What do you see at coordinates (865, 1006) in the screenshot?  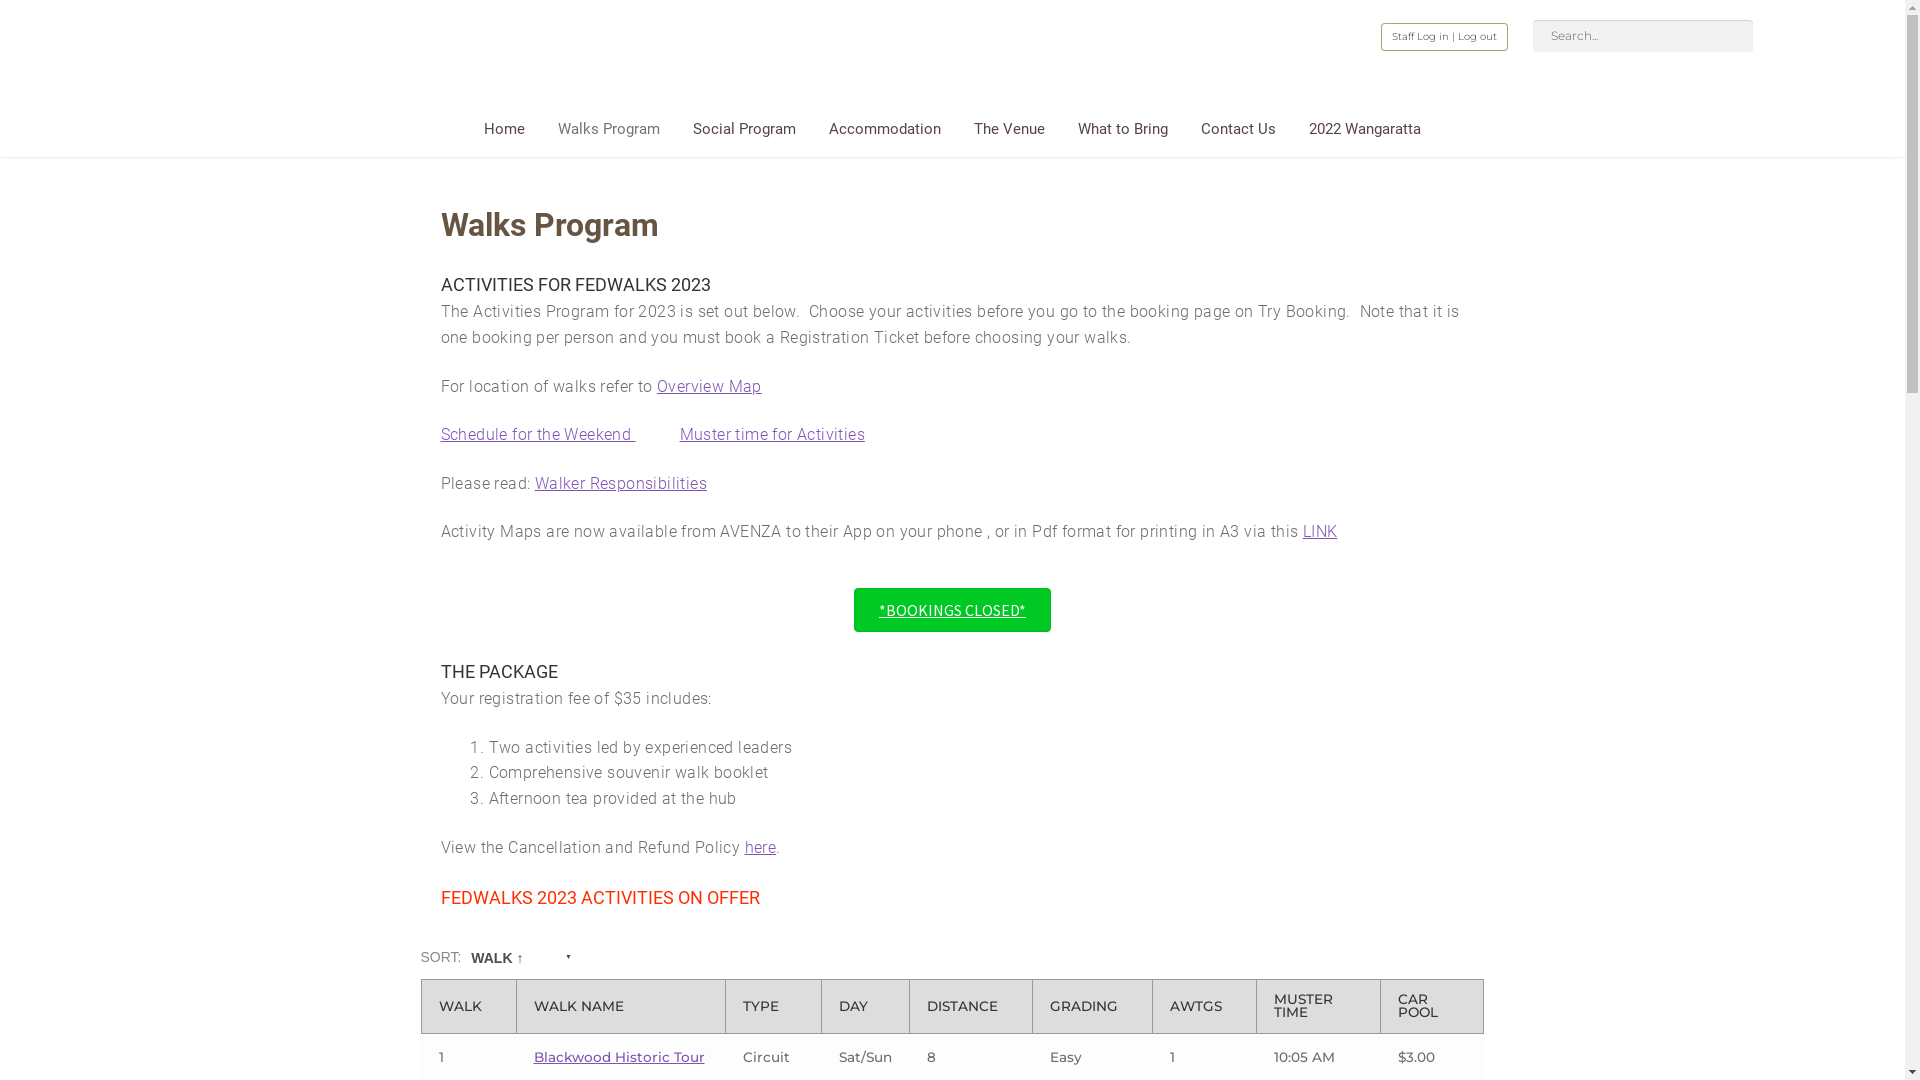 I see `'DAY'` at bounding box center [865, 1006].